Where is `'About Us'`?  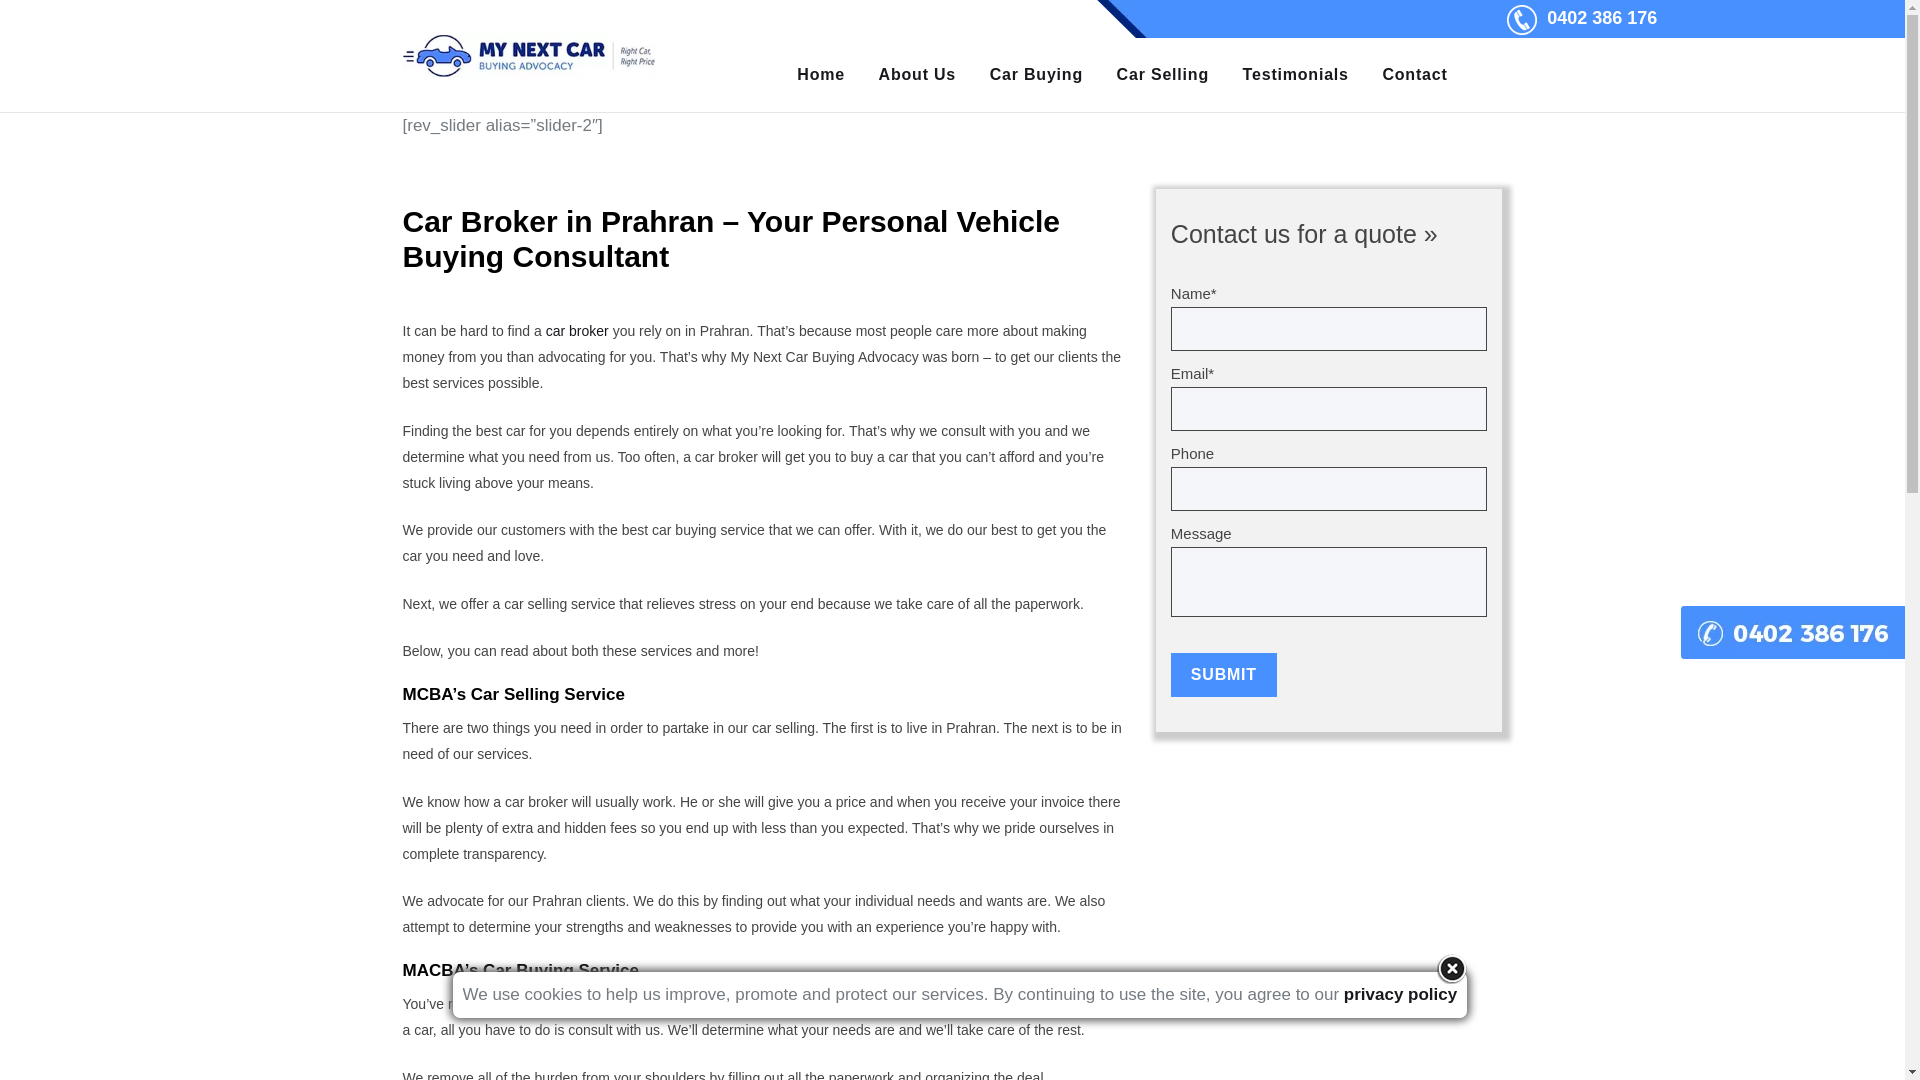 'About Us' is located at coordinates (916, 73).